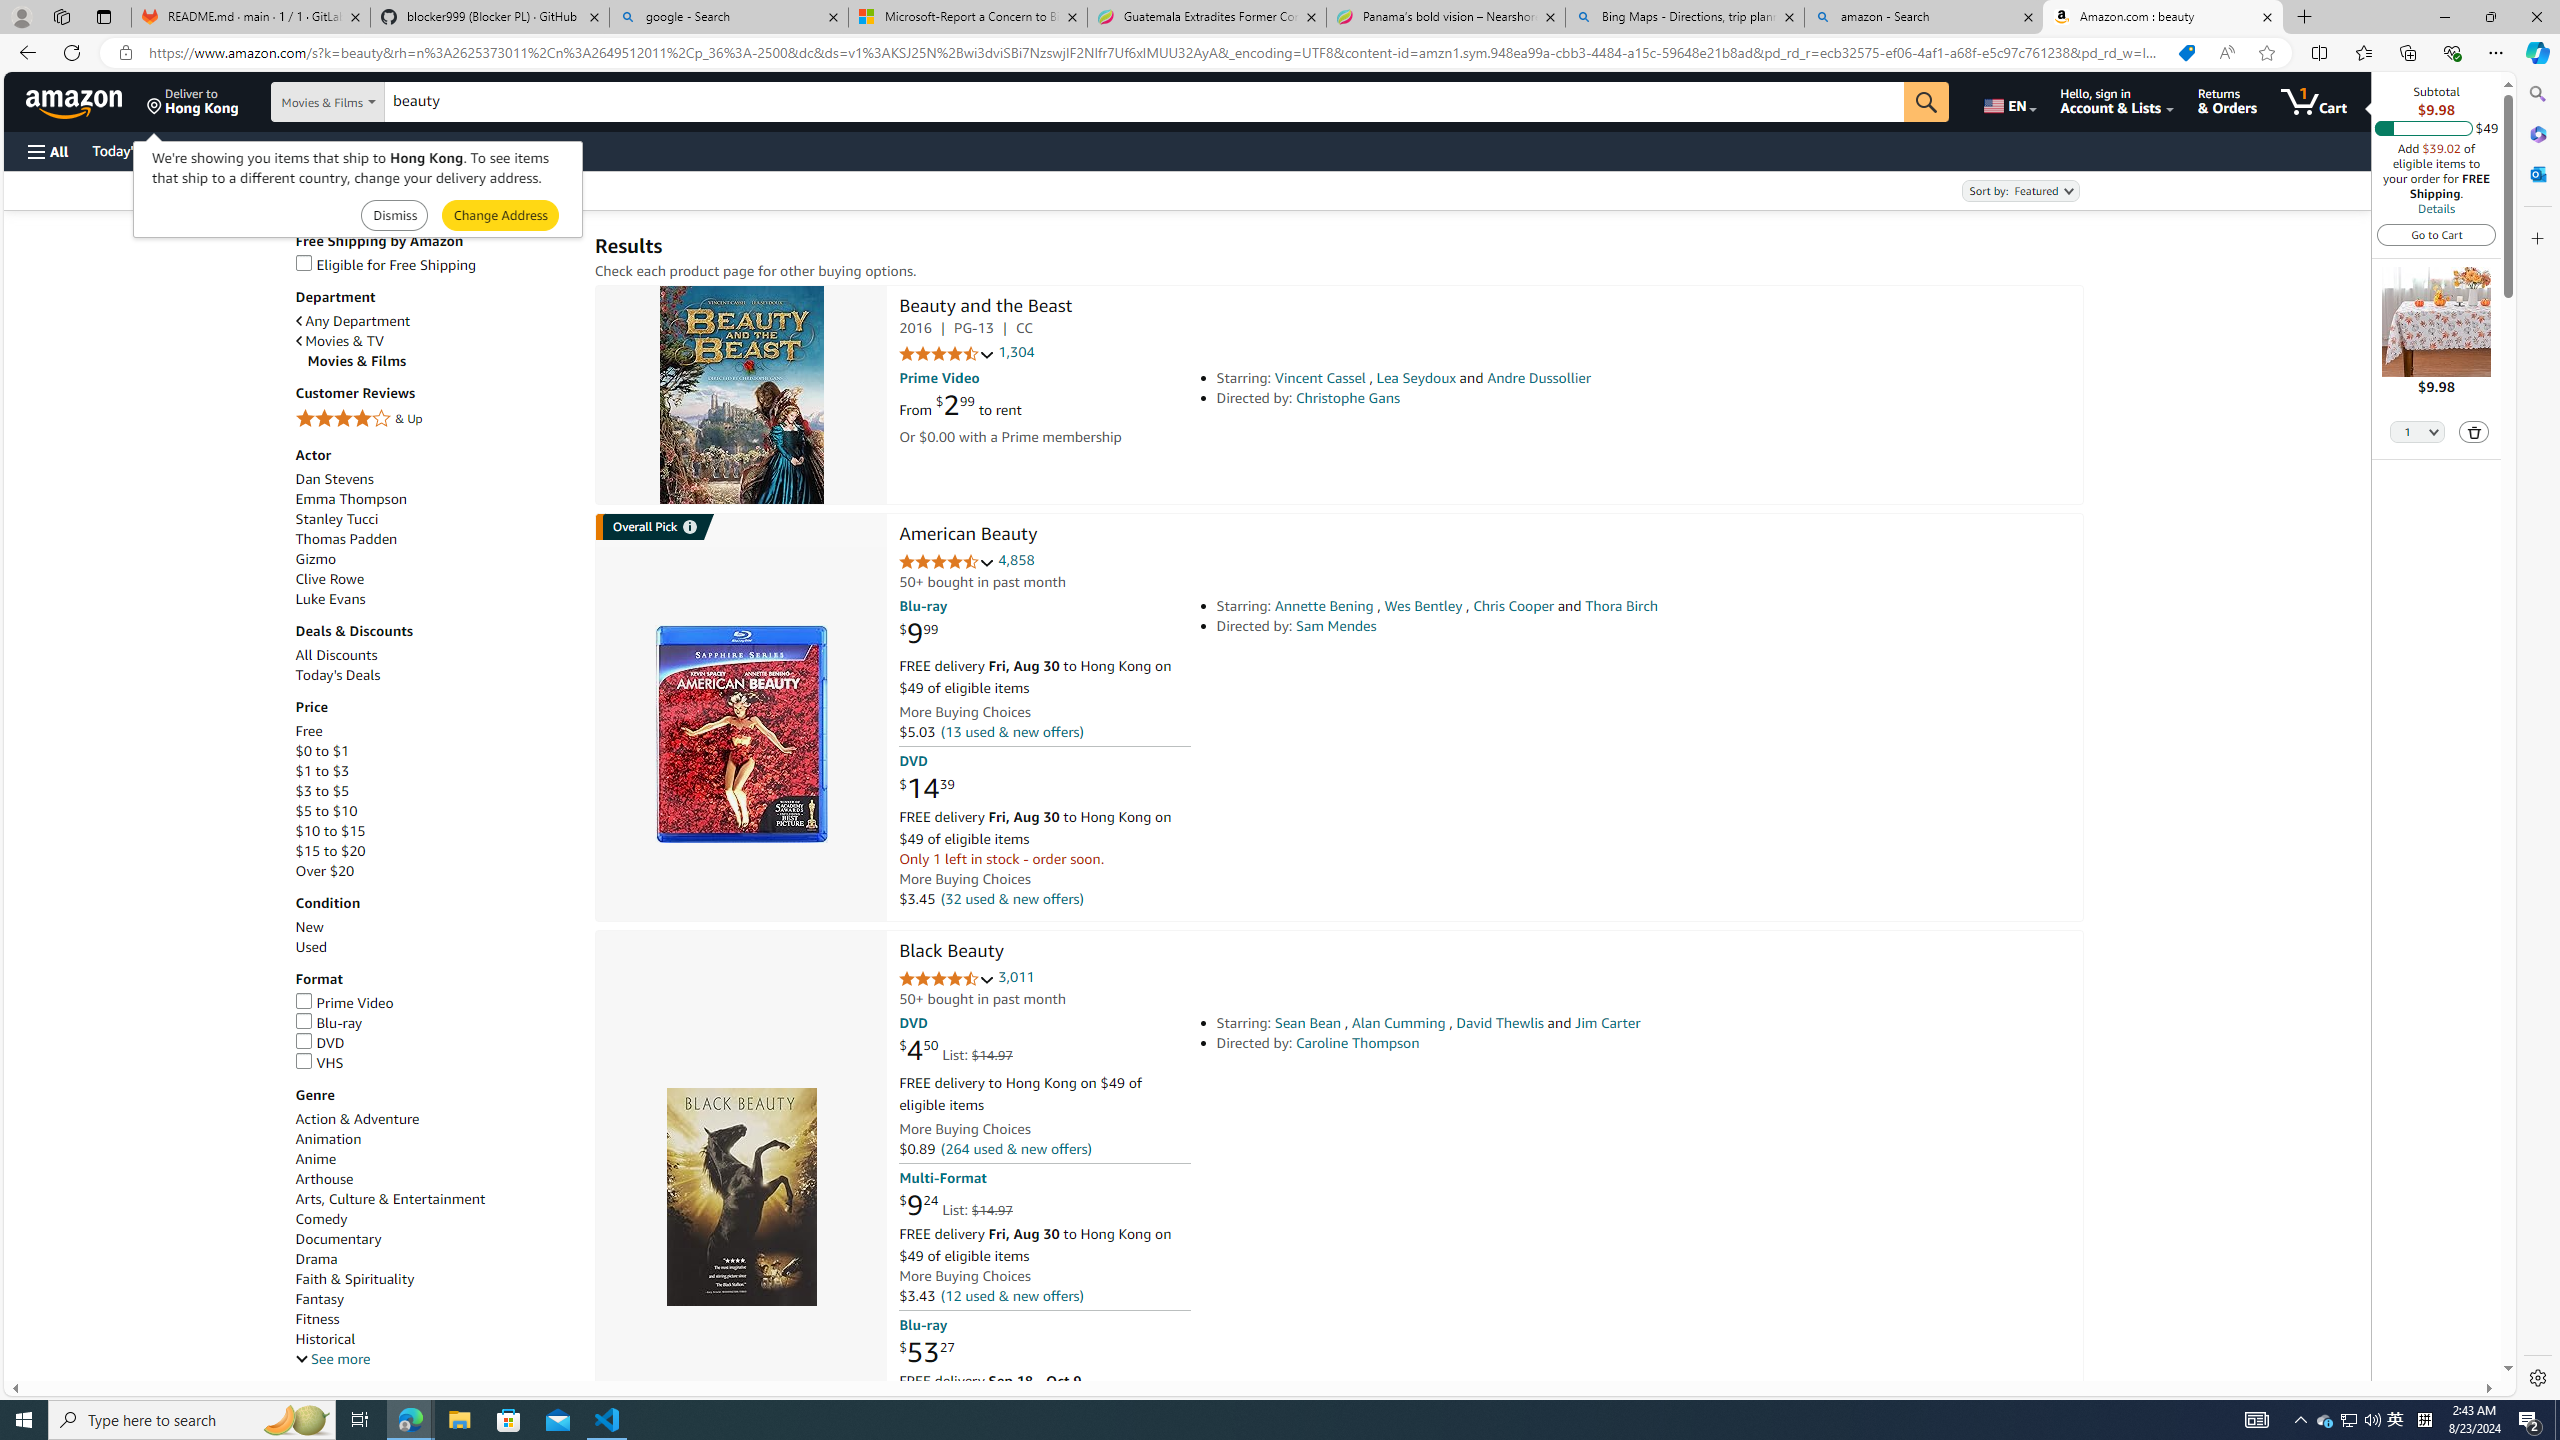 The image size is (2560, 1440). What do you see at coordinates (435, 850) in the screenshot?
I see `'$15 to $20'` at bounding box center [435, 850].